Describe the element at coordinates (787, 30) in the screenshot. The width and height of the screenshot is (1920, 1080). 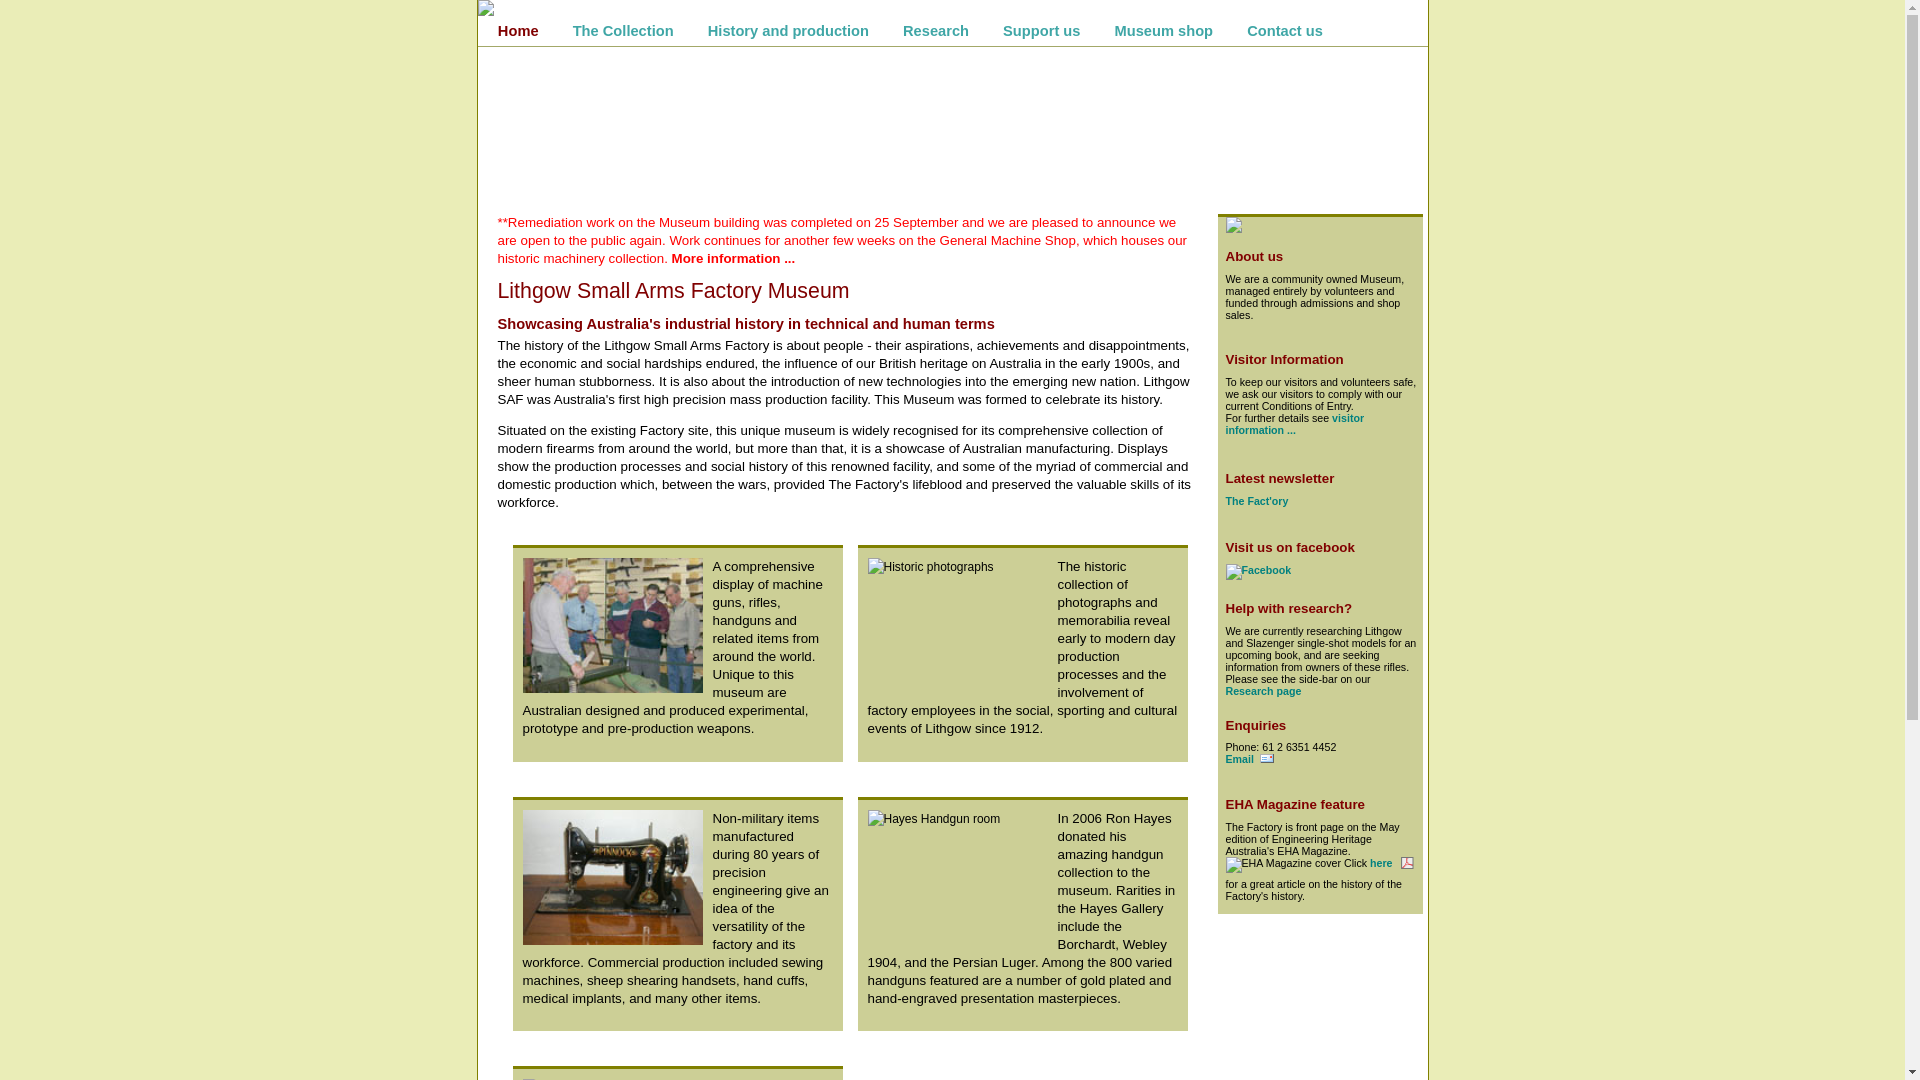
I see `'History and production'` at that location.